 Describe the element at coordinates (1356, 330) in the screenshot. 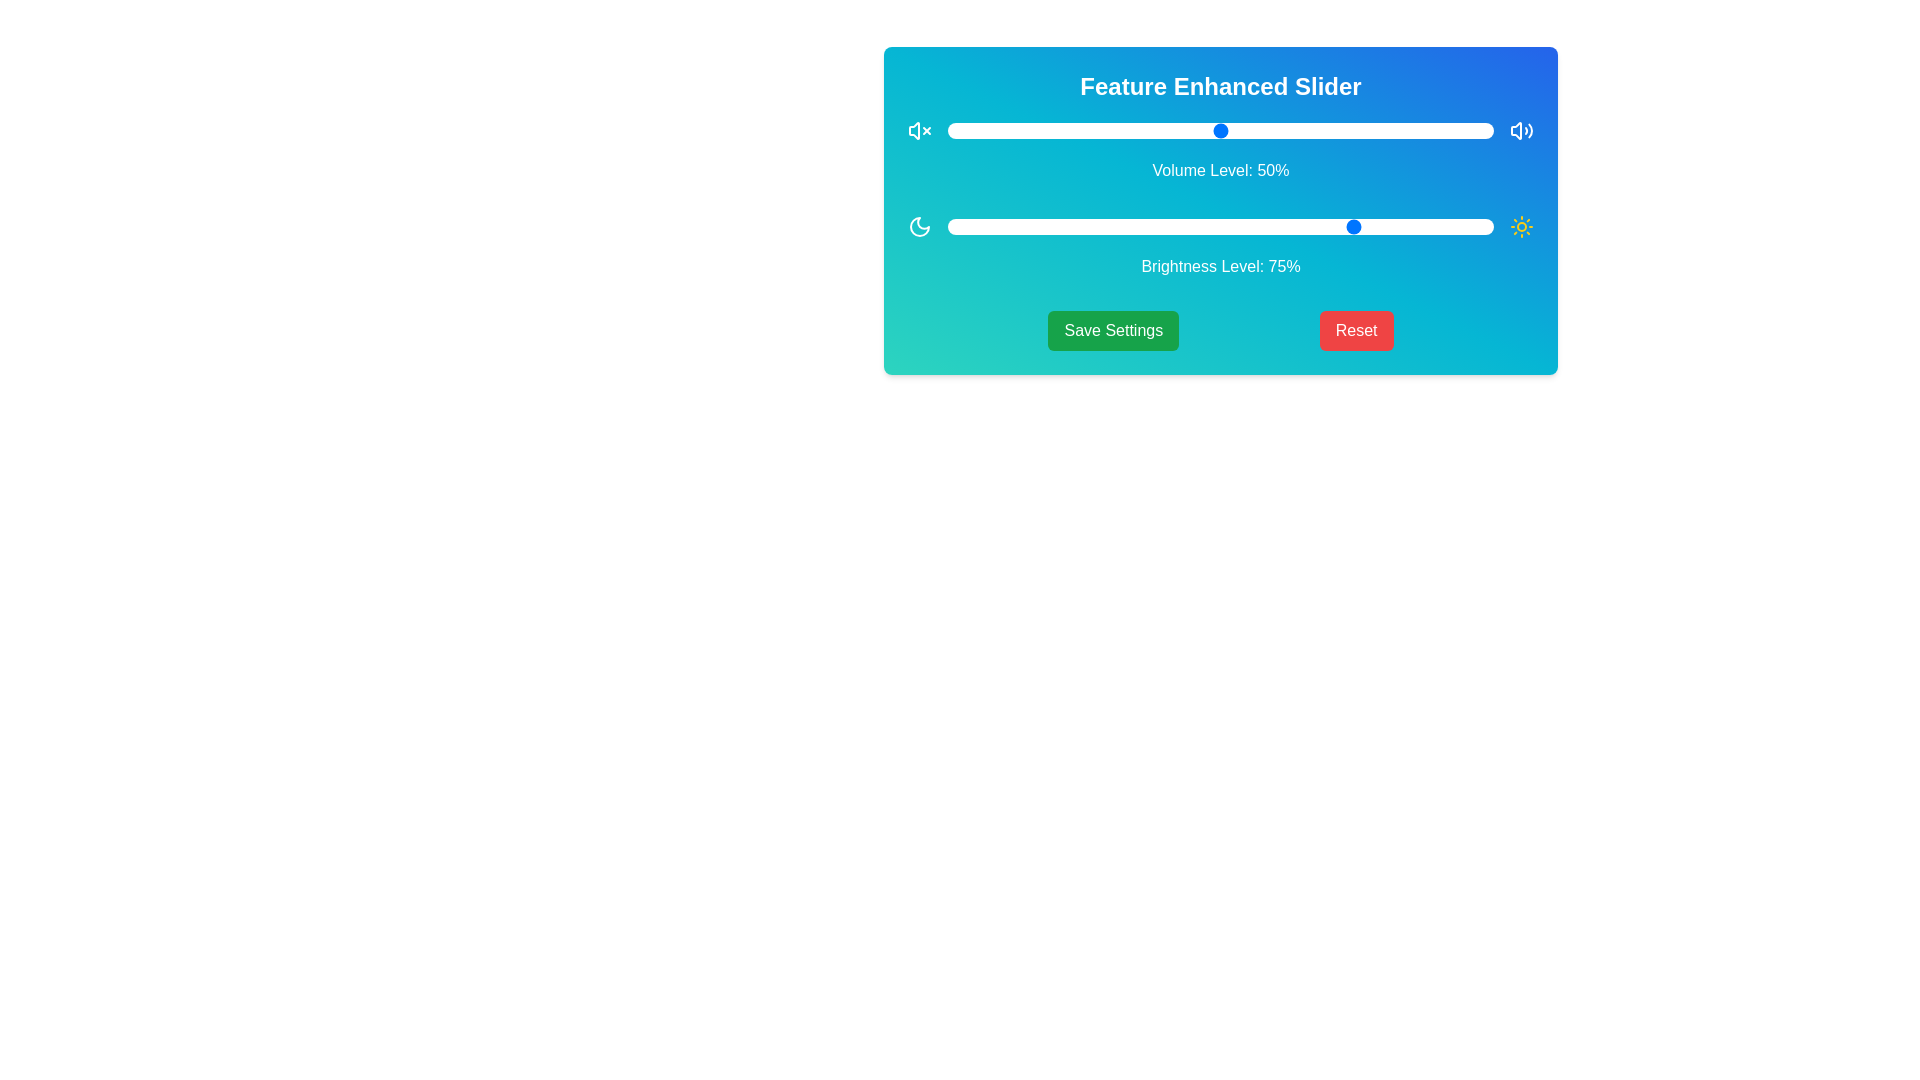

I see `the red 'Reset' button with white text to reset settings, located in the bottom-right area of the card interface next to the 'Save Settings' button` at that location.